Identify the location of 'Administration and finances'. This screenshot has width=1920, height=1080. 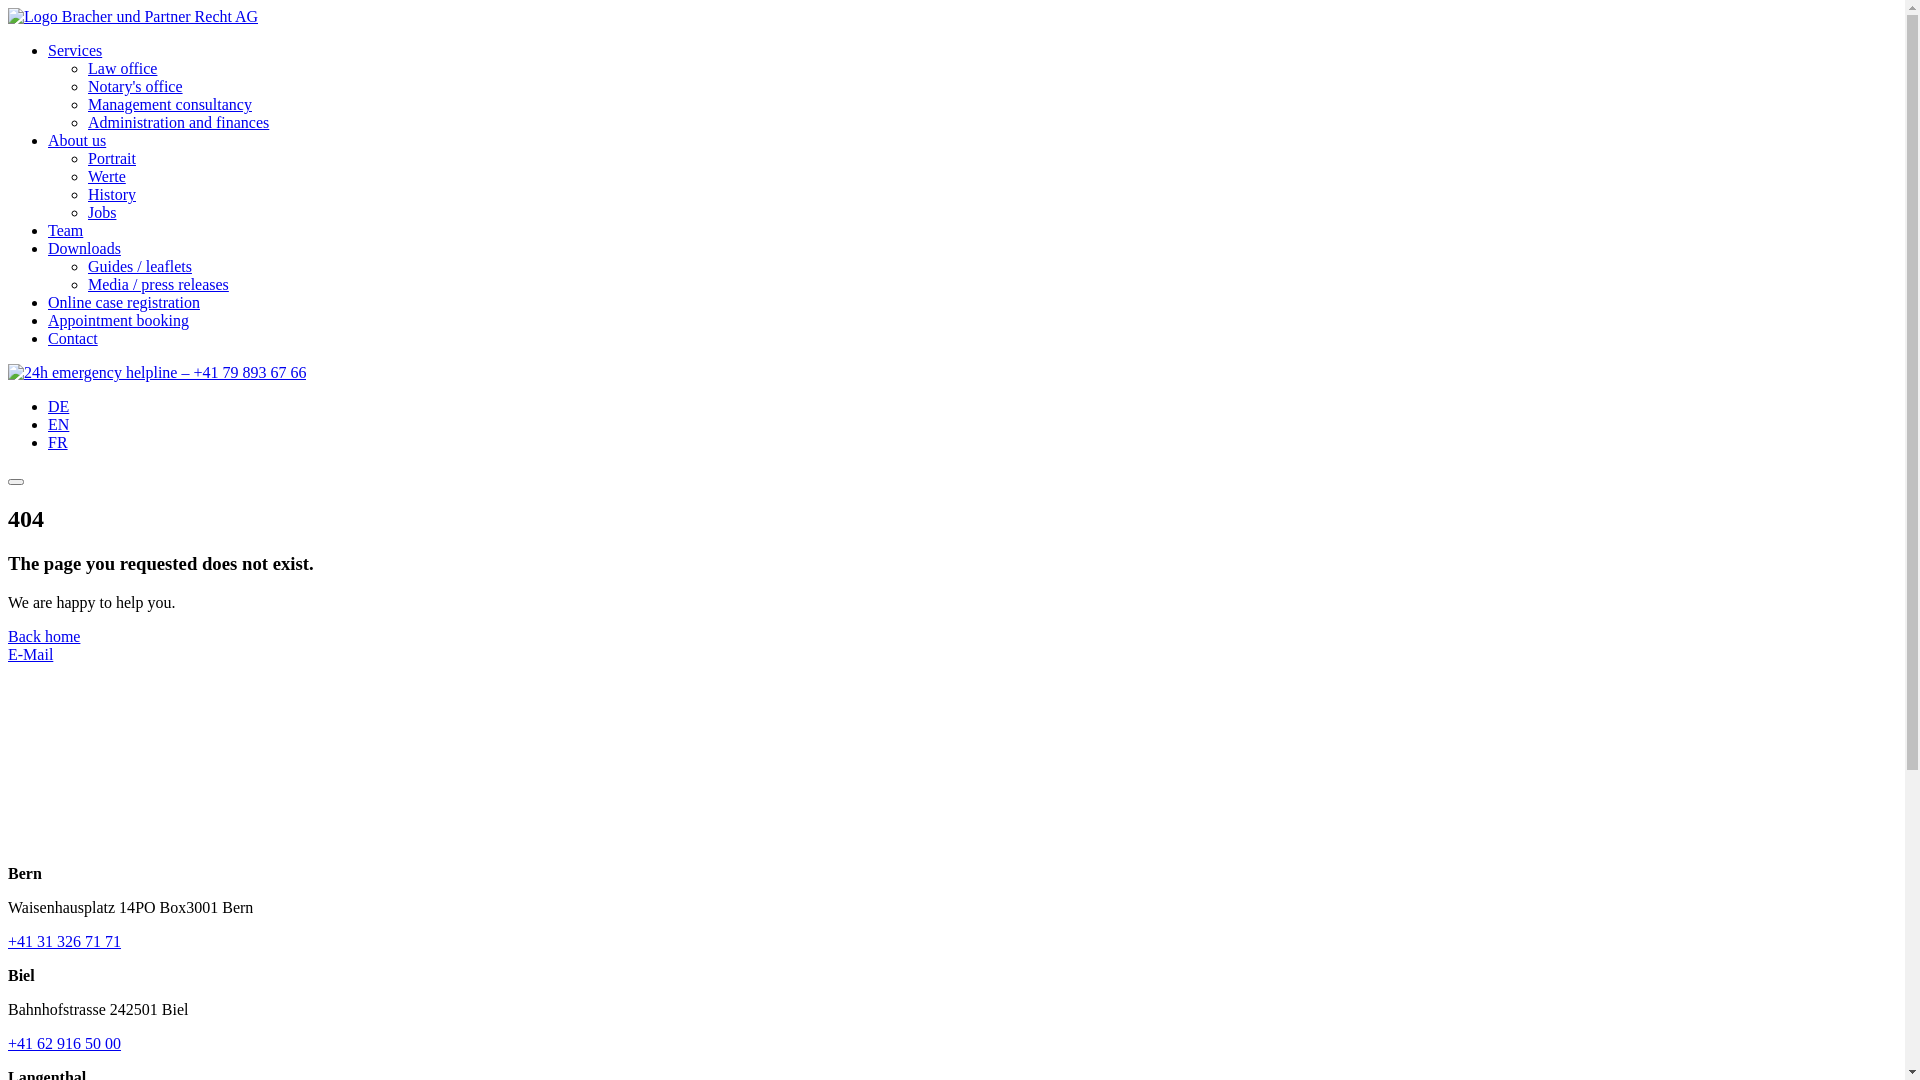
(178, 122).